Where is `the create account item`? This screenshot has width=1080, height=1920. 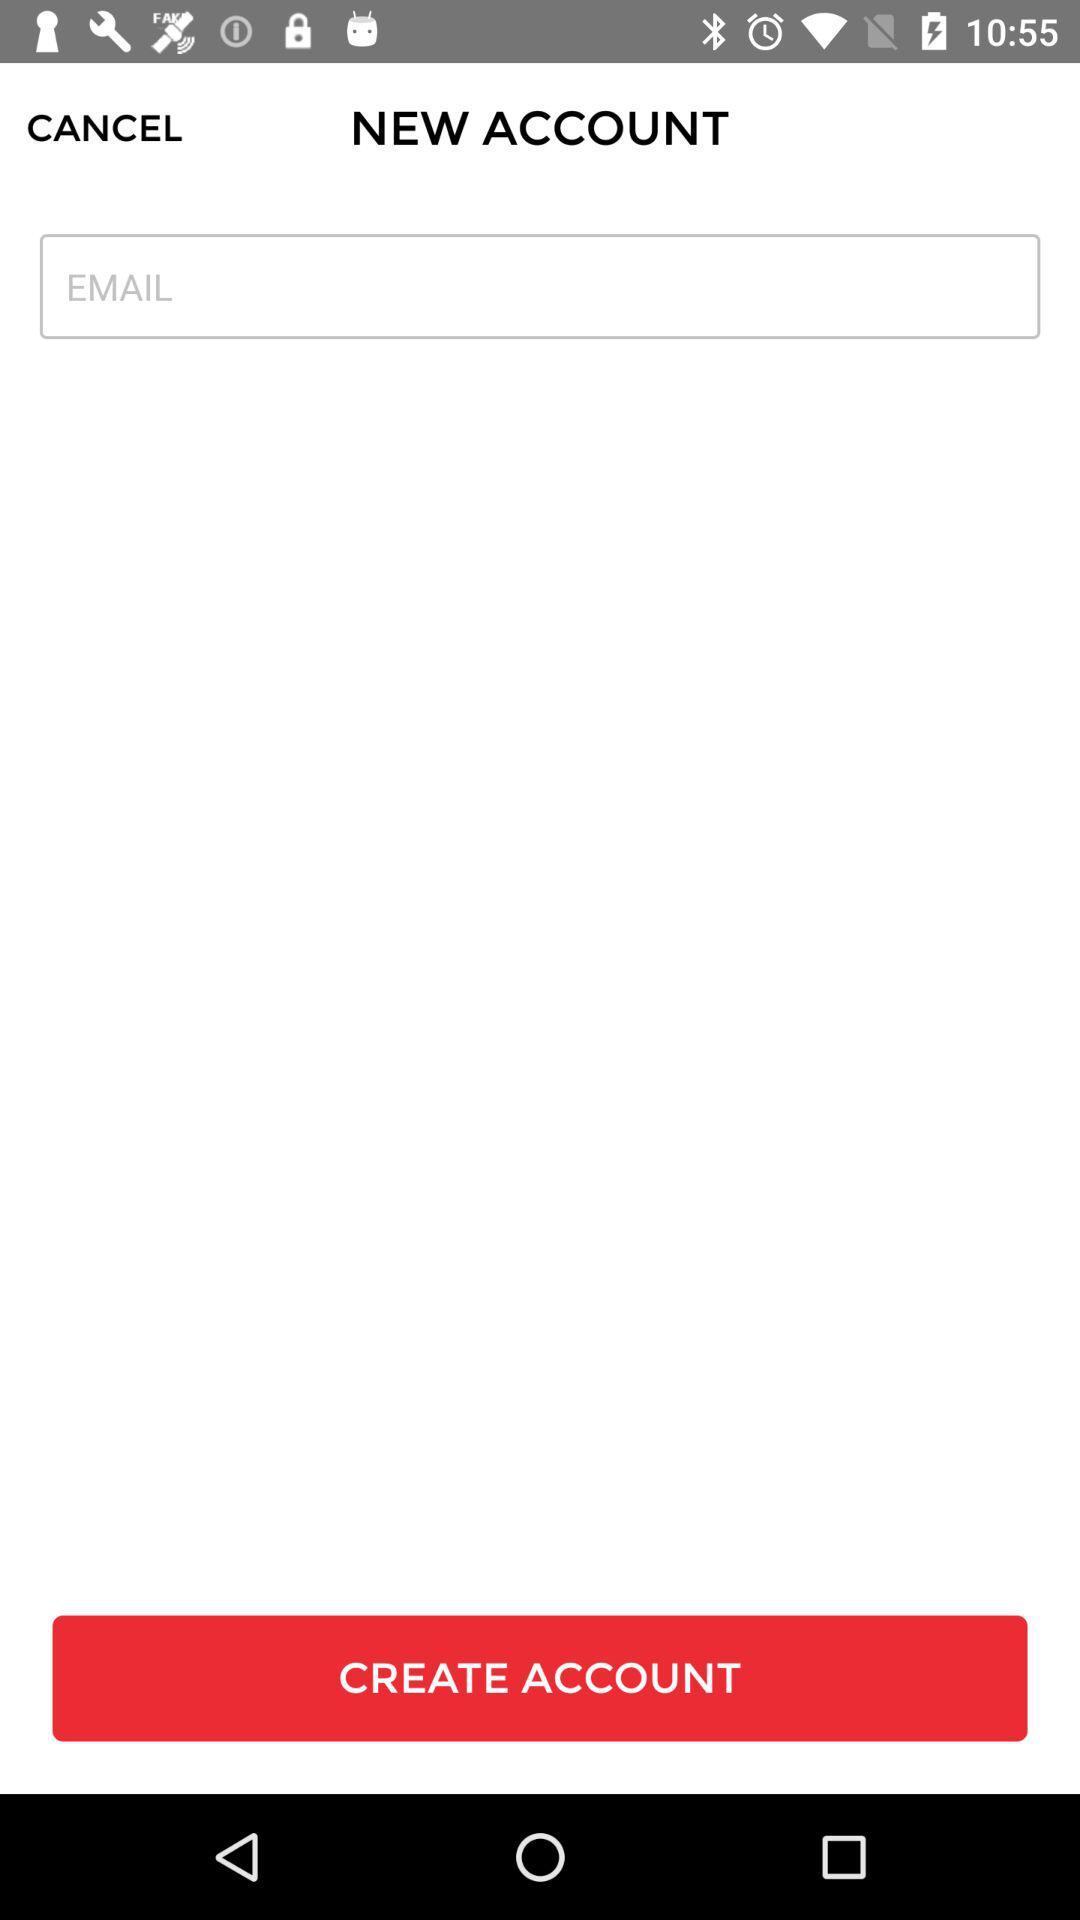
the create account item is located at coordinates (540, 1678).